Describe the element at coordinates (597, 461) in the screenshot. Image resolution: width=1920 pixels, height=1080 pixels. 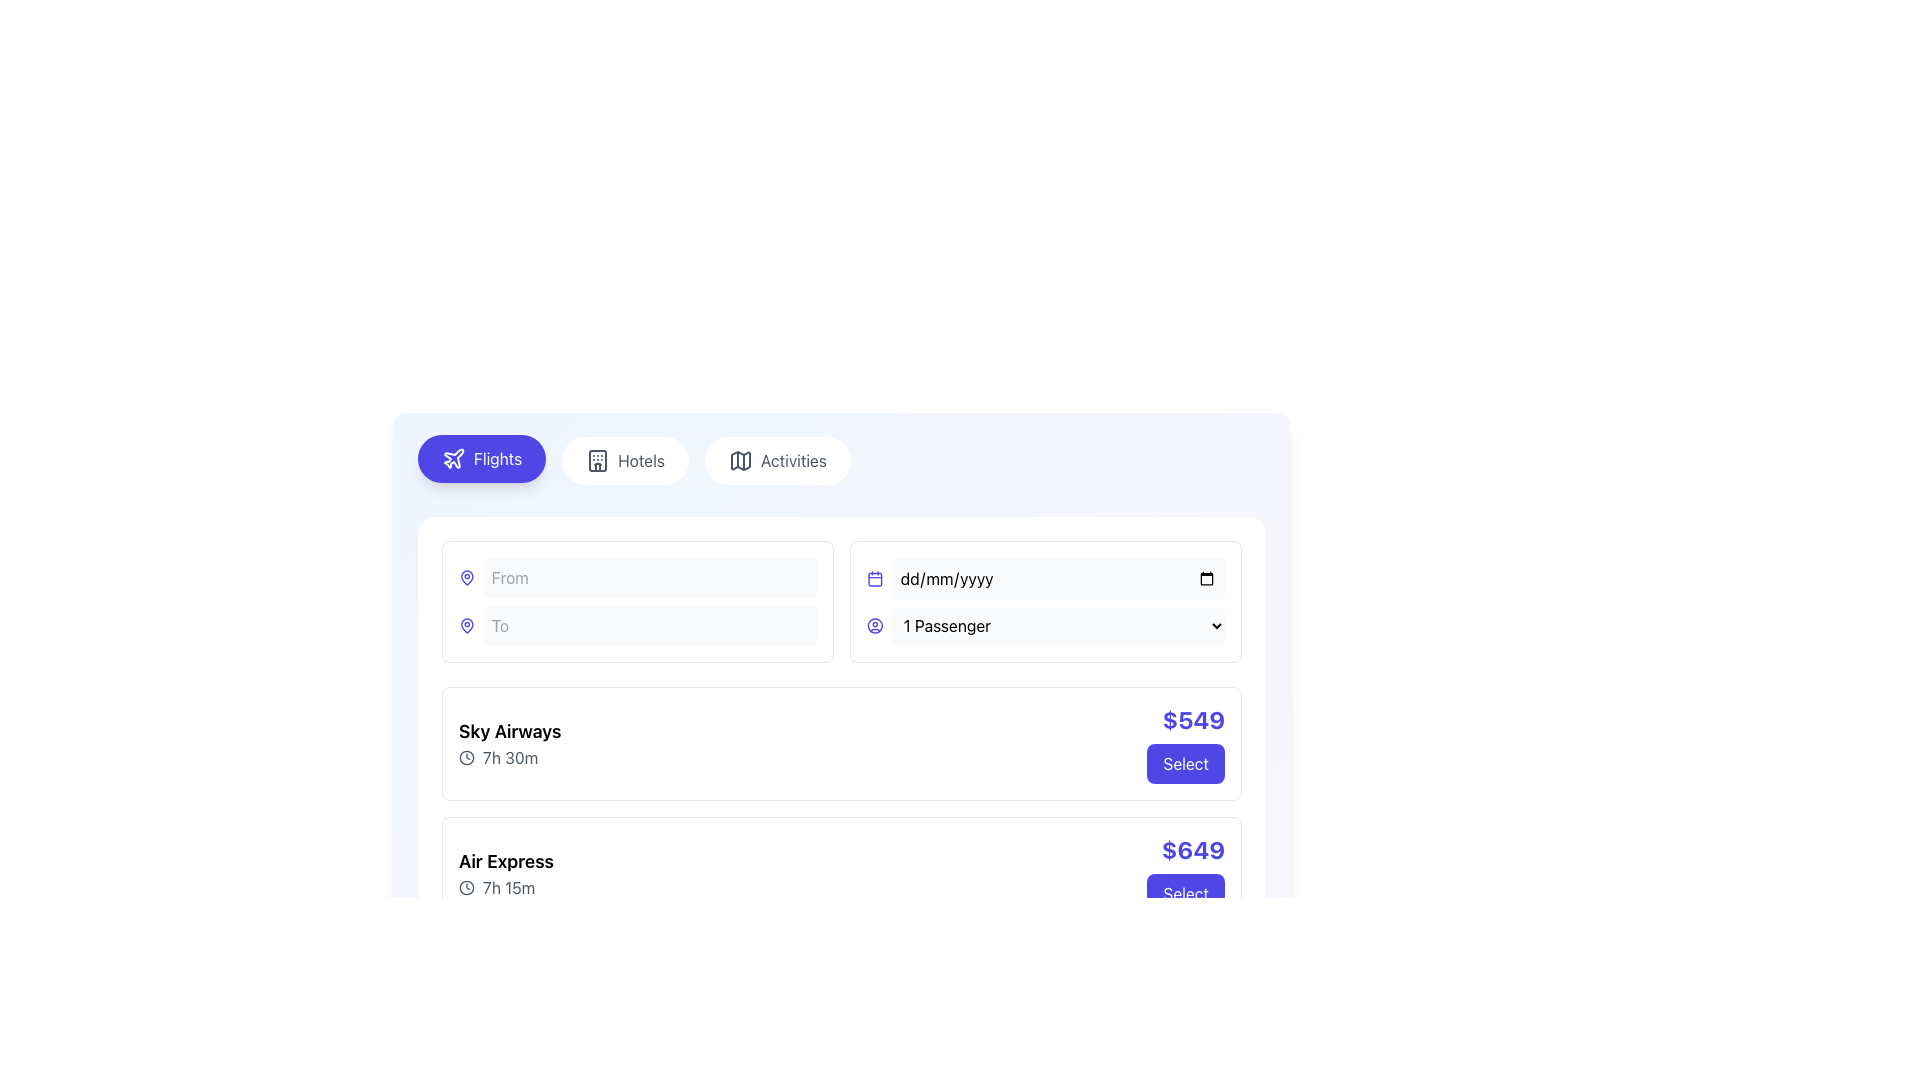
I see `the central SVG element of the 'Hotels' icon in the navigation bar, which visually represents the 'Hotels' section` at that location.